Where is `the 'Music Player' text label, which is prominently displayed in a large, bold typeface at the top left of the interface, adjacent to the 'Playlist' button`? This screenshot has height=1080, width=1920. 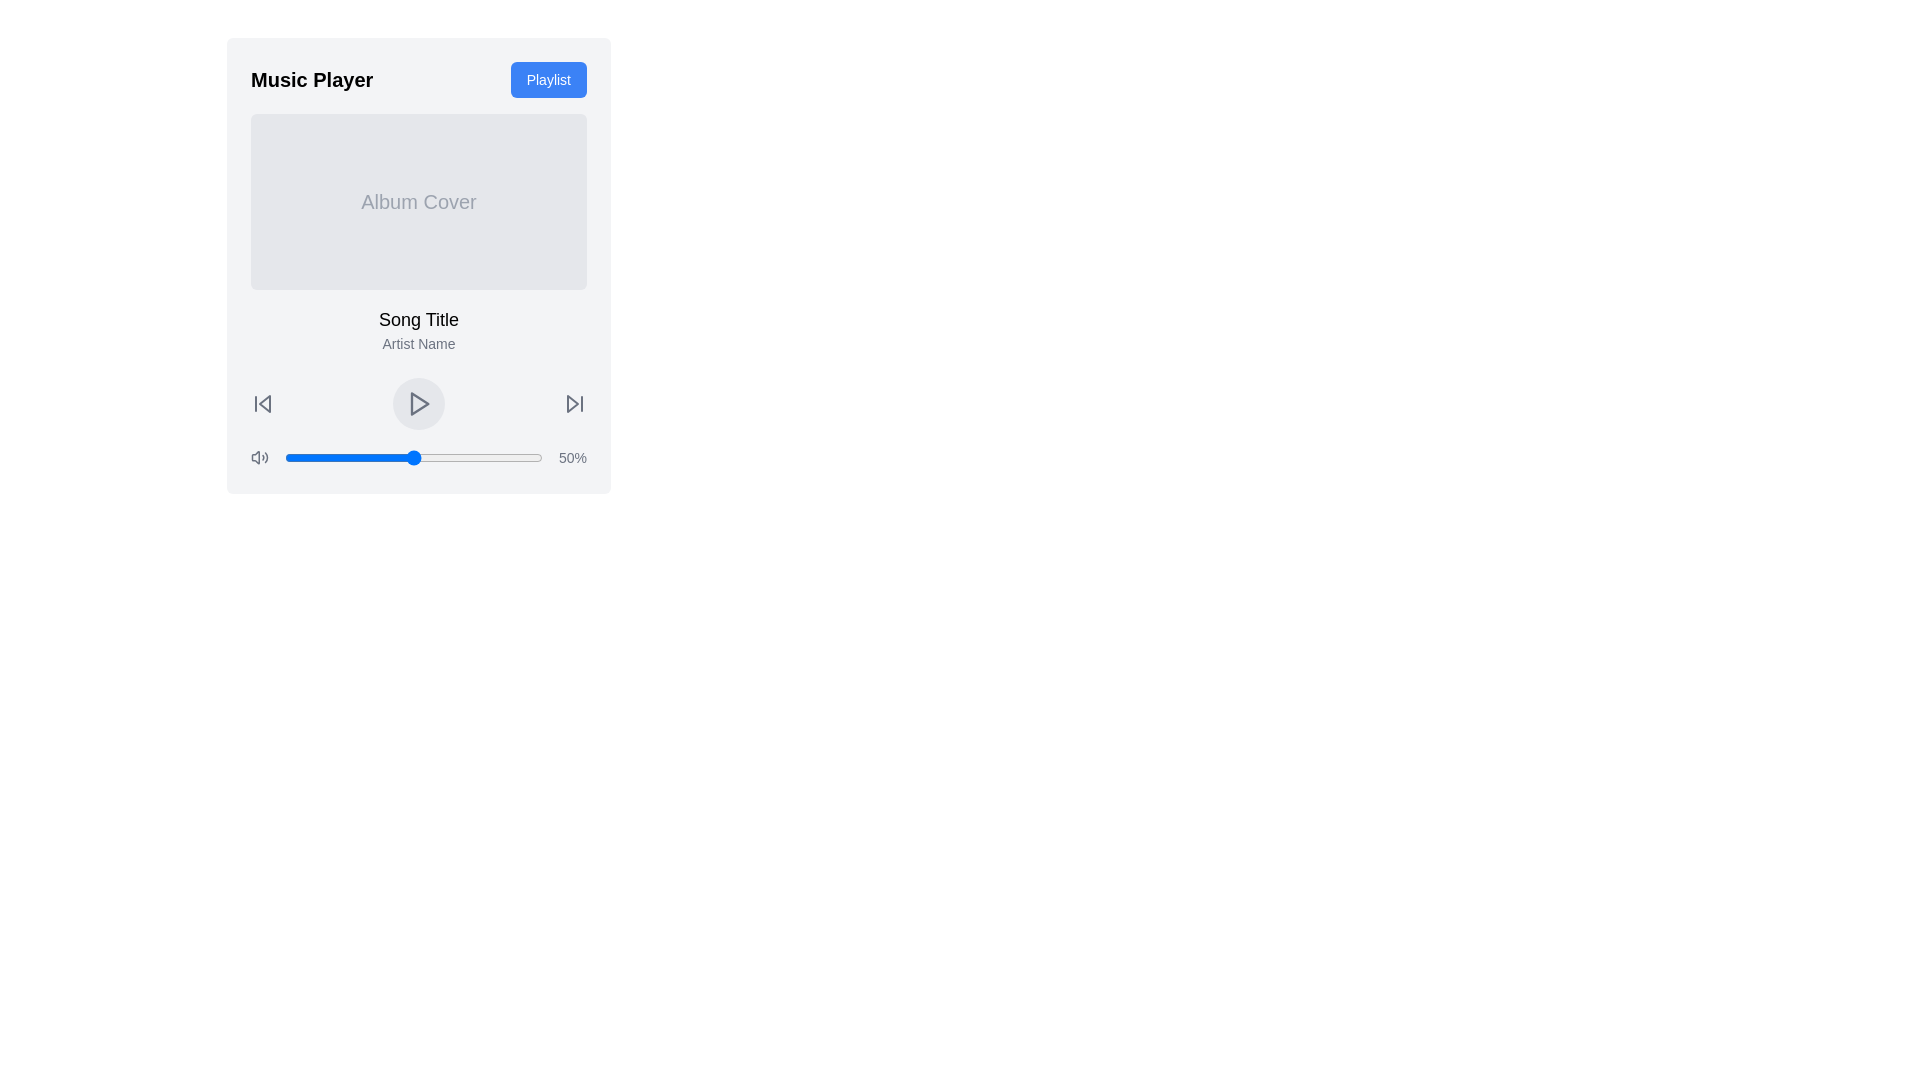 the 'Music Player' text label, which is prominently displayed in a large, bold typeface at the top left of the interface, adjacent to the 'Playlist' button is located at coordinates (311, 79).